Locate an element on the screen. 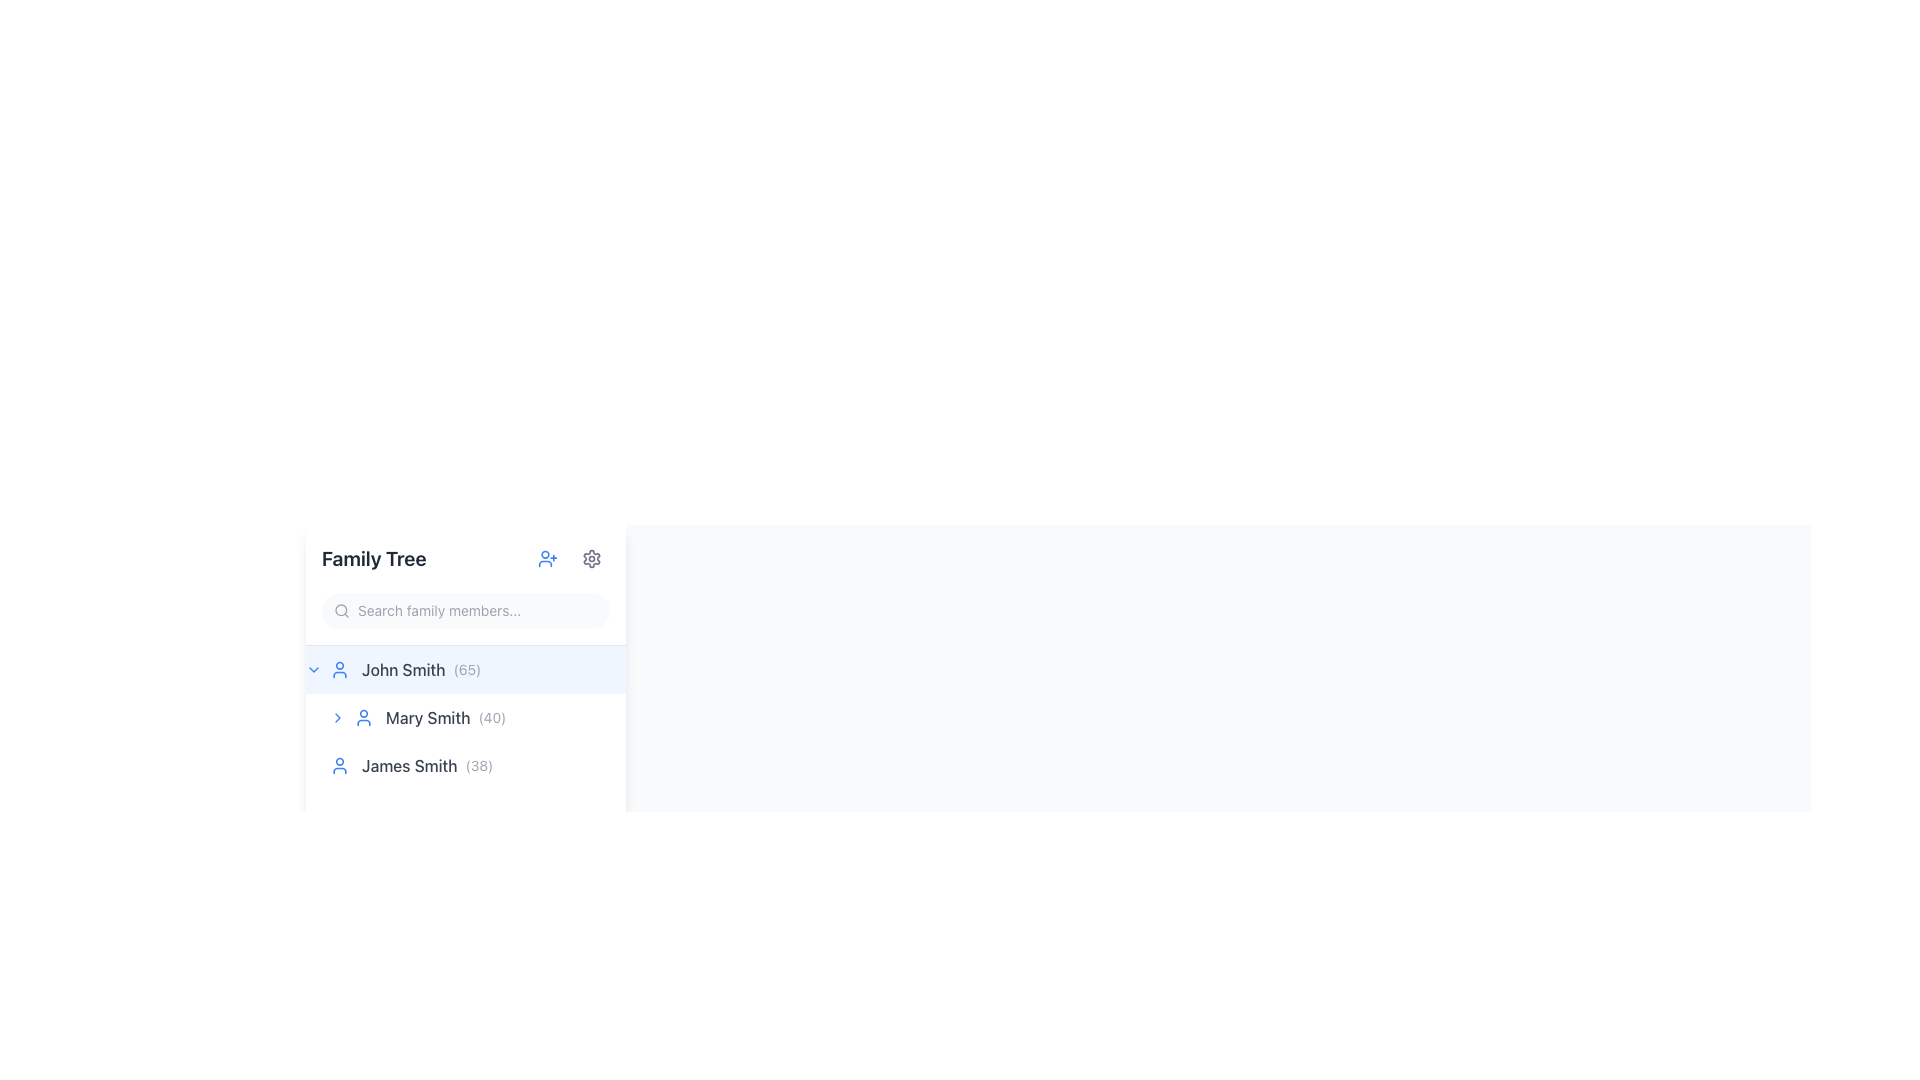 This screenshot has width=1920, height=1080. the text label indicating the age of 'James Smith', which is located to the immediate right of the name in the family tree panel is located at coordinates (478, 765).